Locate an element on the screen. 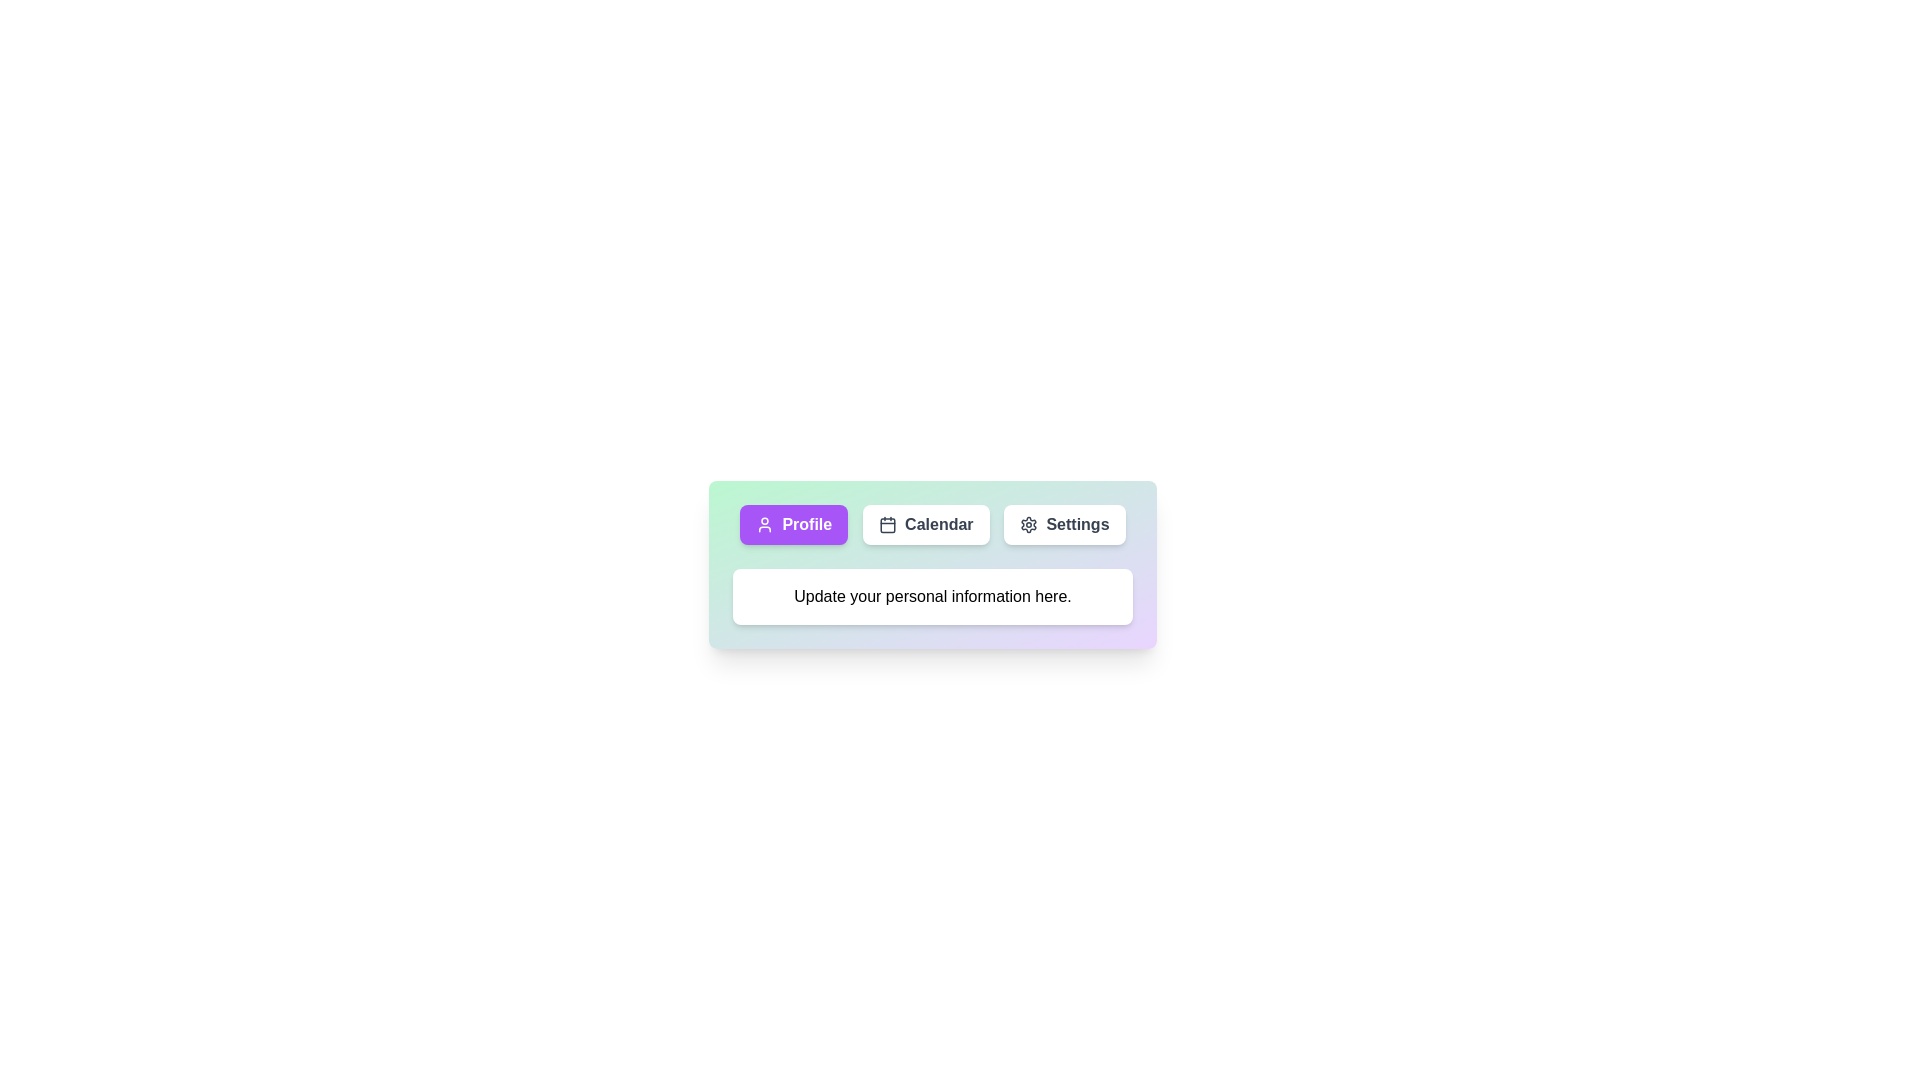  the gear-shaped icon representing settings, located to the far right of the horizontal menu containing 'Profile' and 'Calendar' buttons is located at coordinates (1029, 523).